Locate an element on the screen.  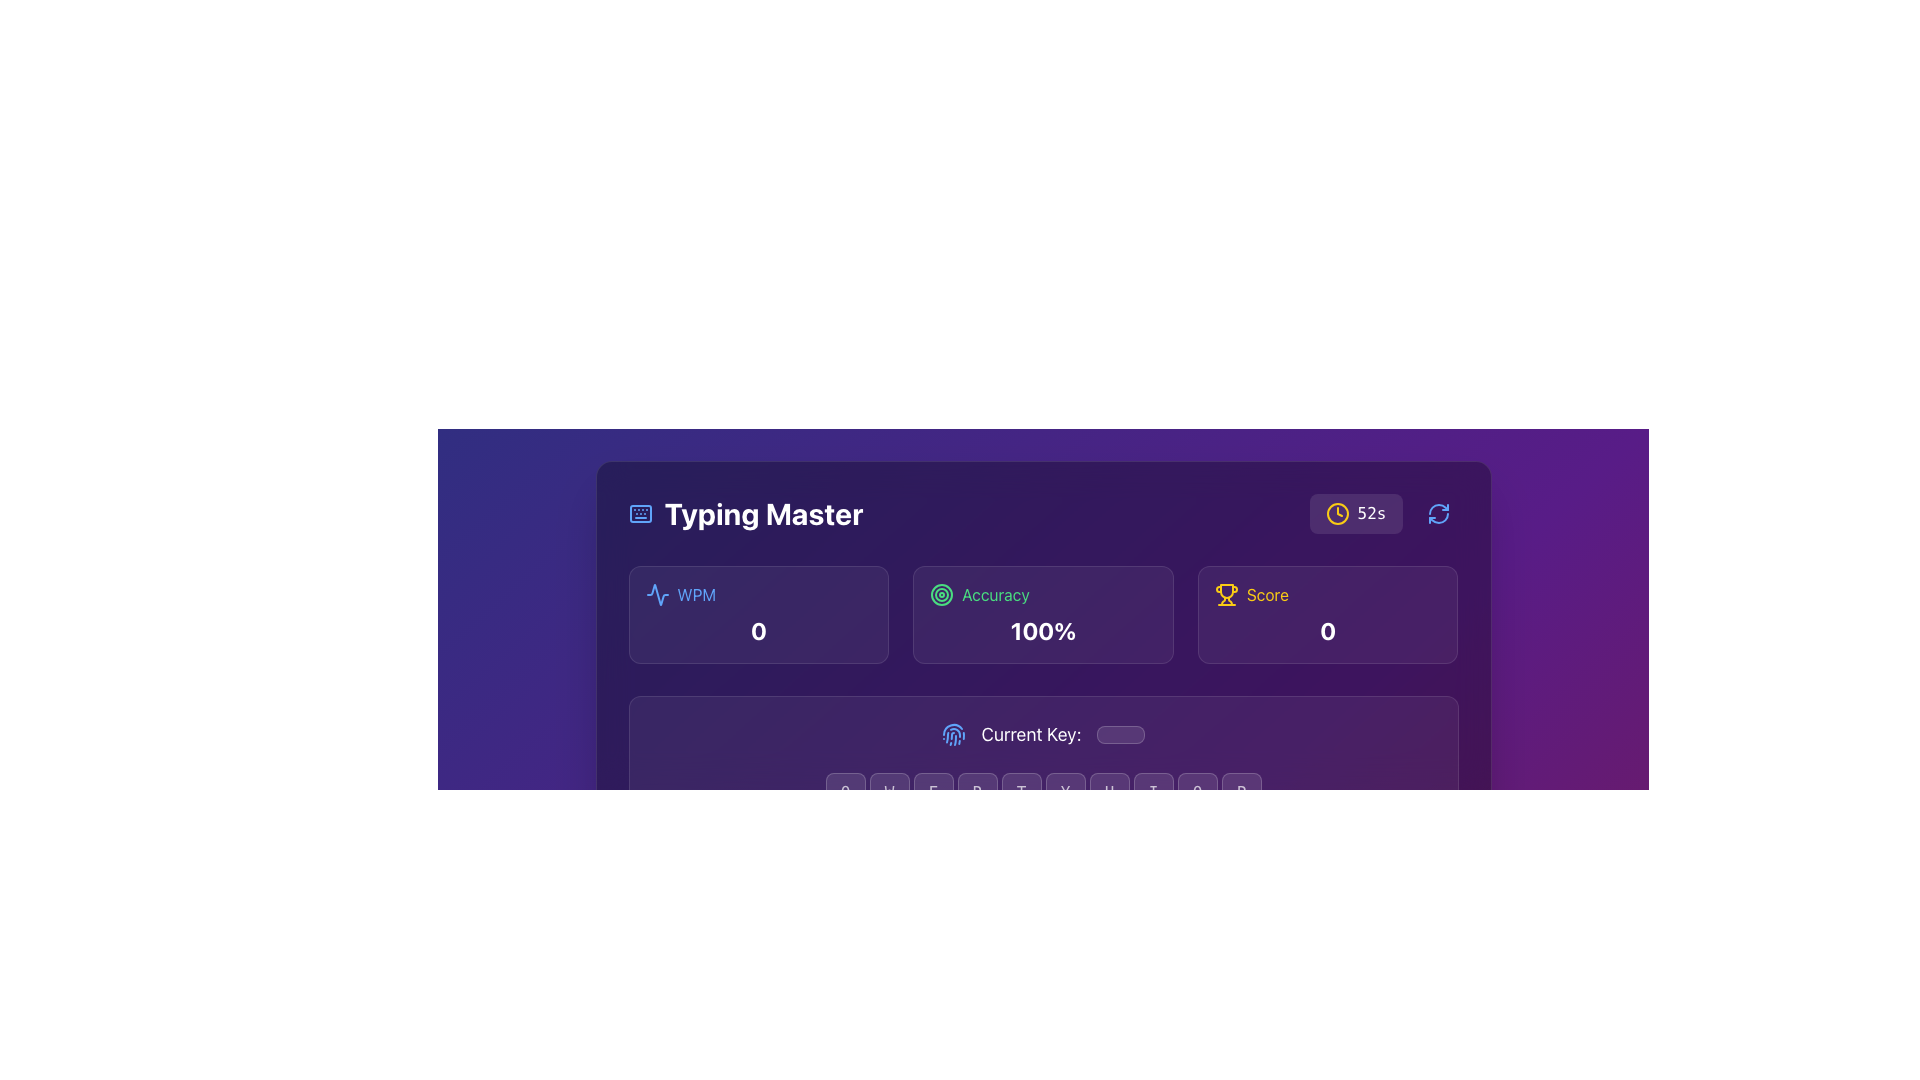
the 'WPM' text label, which is displayed in a bold light blue font on a dark purple background, located to the right of a small waveform icon is located at coordinates (696, 593).